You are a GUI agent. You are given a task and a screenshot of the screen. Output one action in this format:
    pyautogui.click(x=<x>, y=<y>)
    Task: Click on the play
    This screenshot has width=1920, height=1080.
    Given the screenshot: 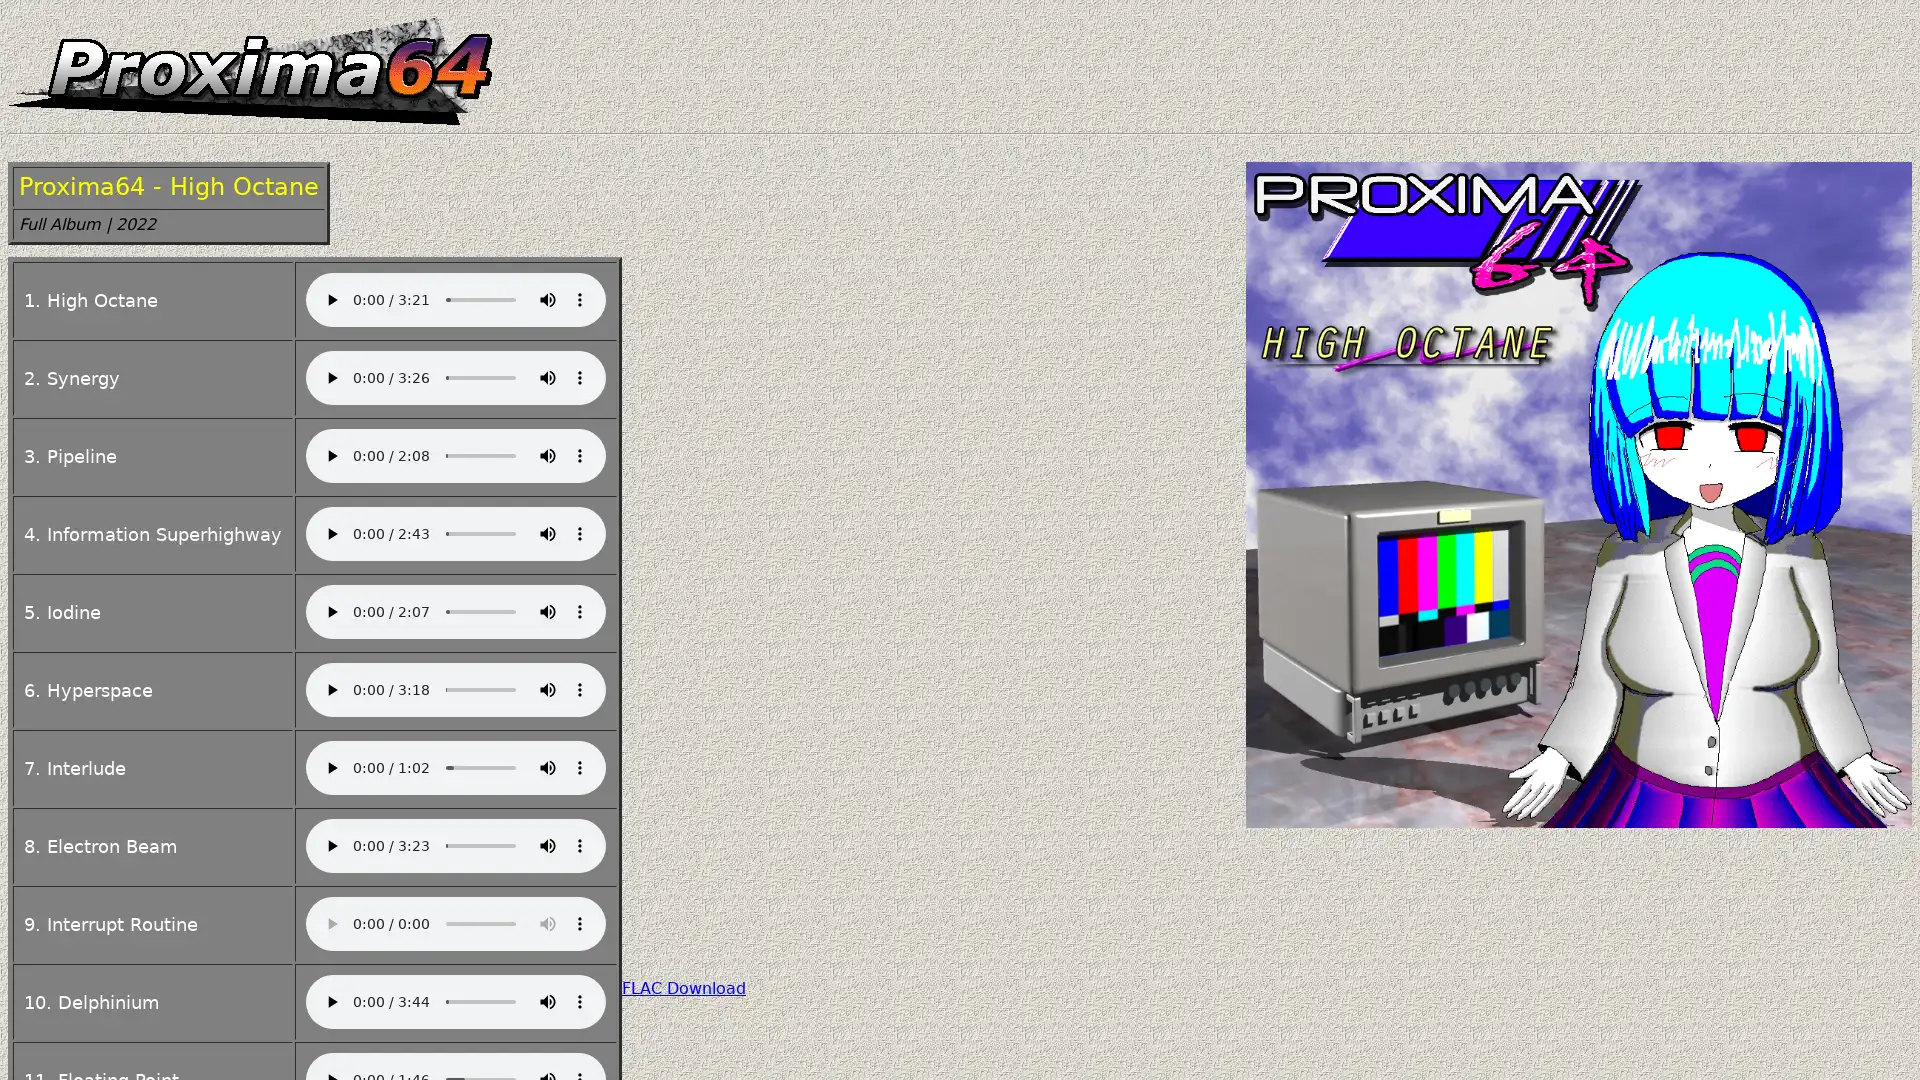 What is the action you would take?
    pyautogui.click(x=331, y=689)
    